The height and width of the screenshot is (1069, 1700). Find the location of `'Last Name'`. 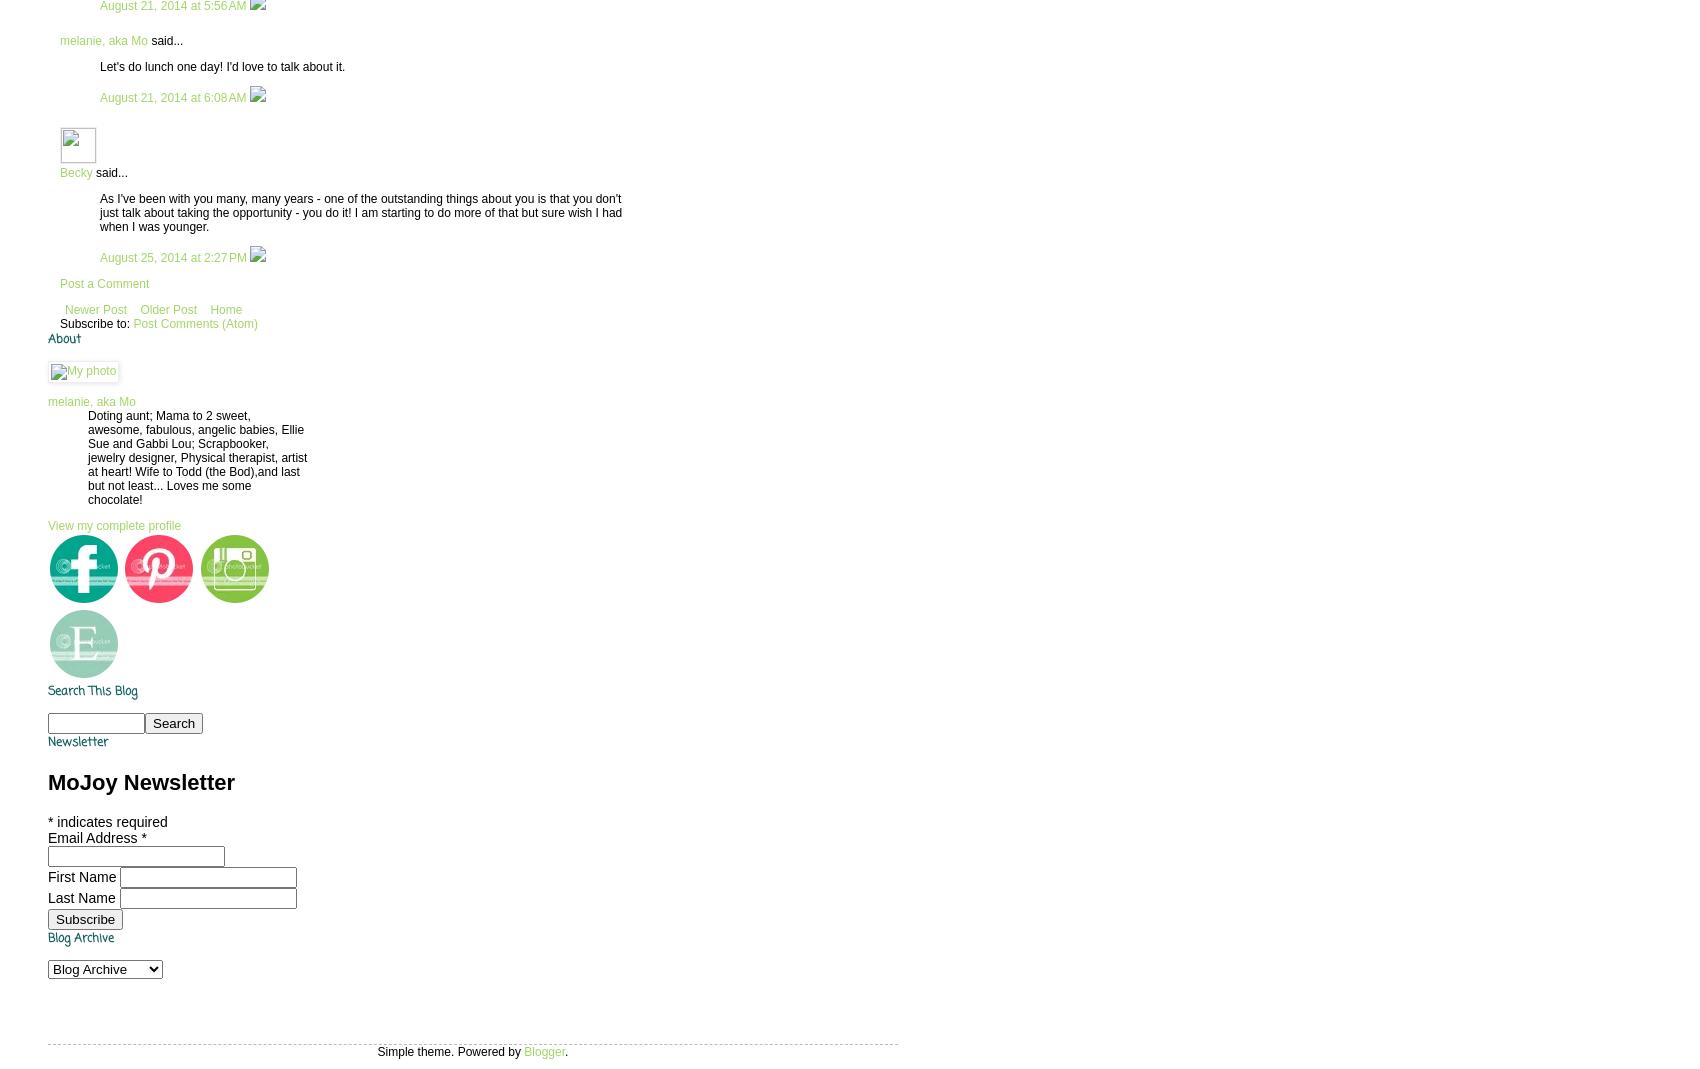

'Last Name' is located at coordinates (83, 896).